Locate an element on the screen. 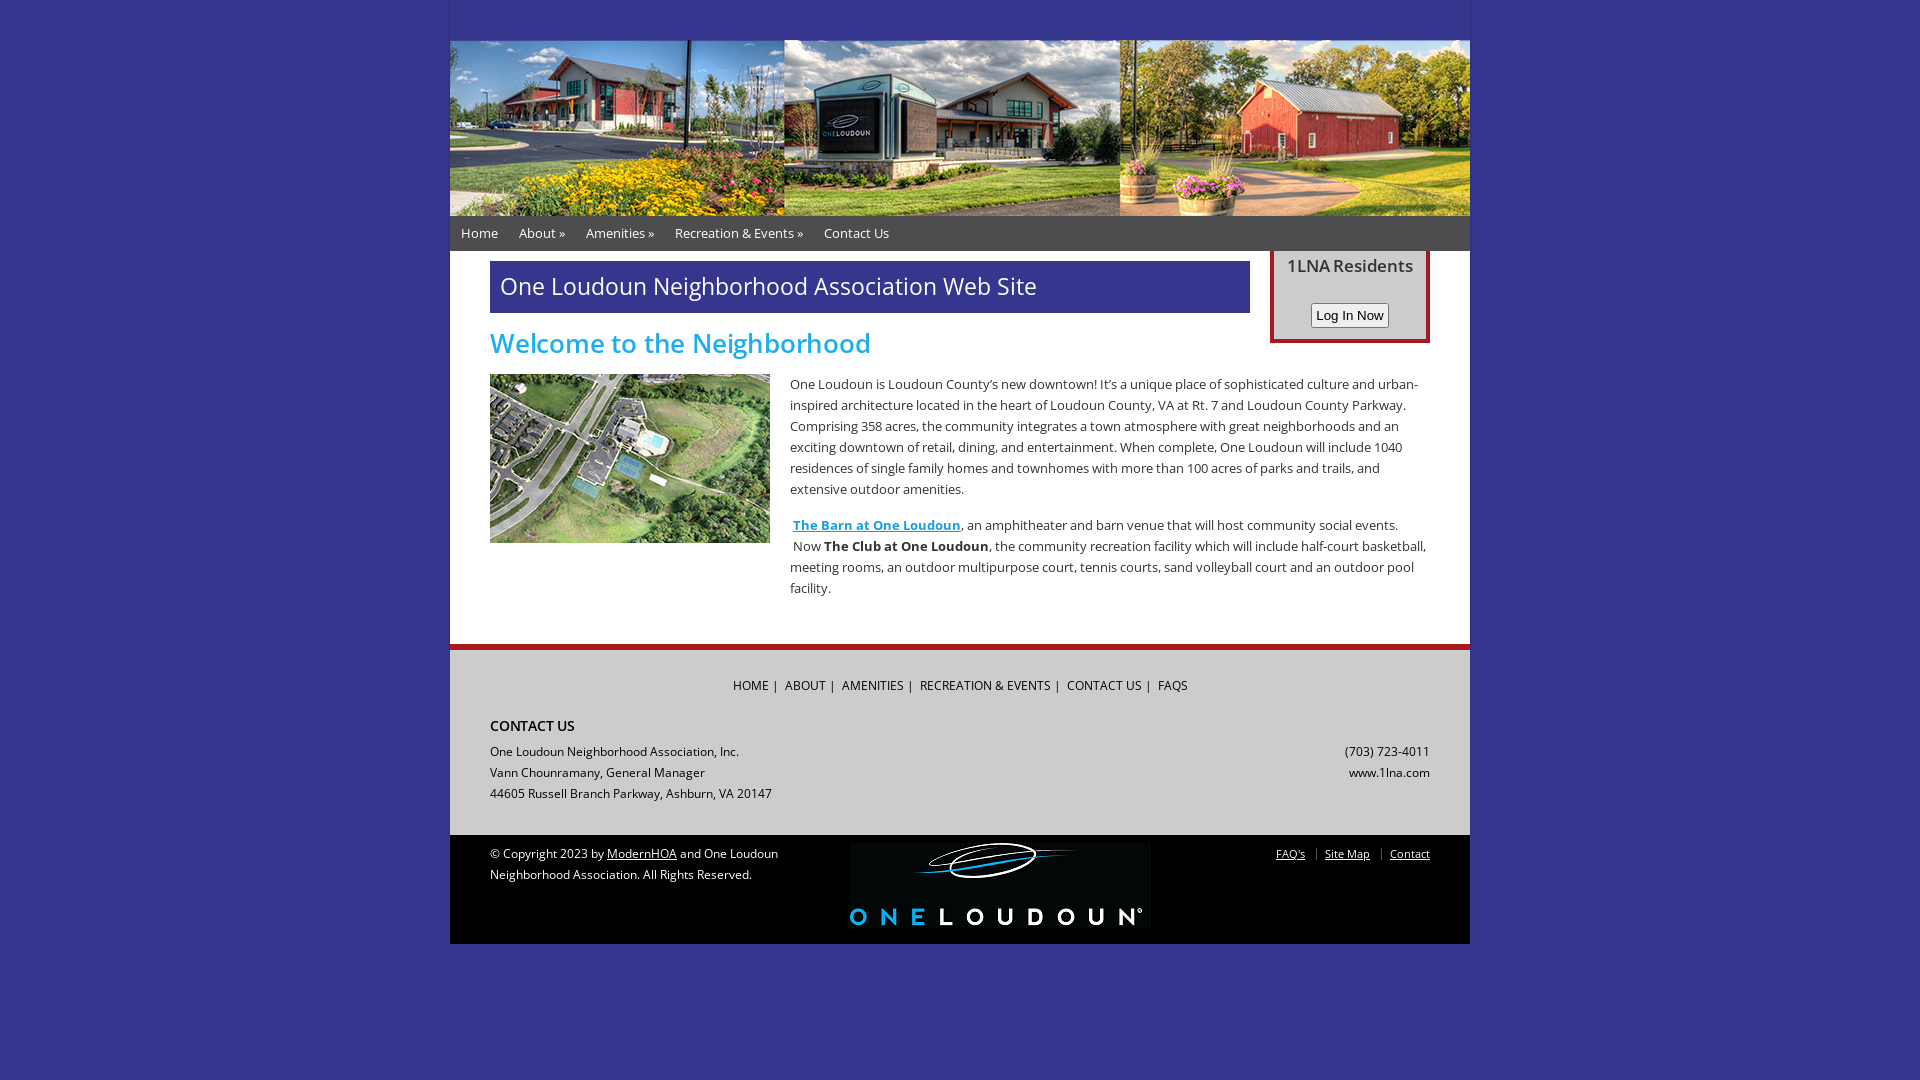 The image size is (1920, 1080). 'The Barn at One Loudoun' is located at coordinates (877, 523).